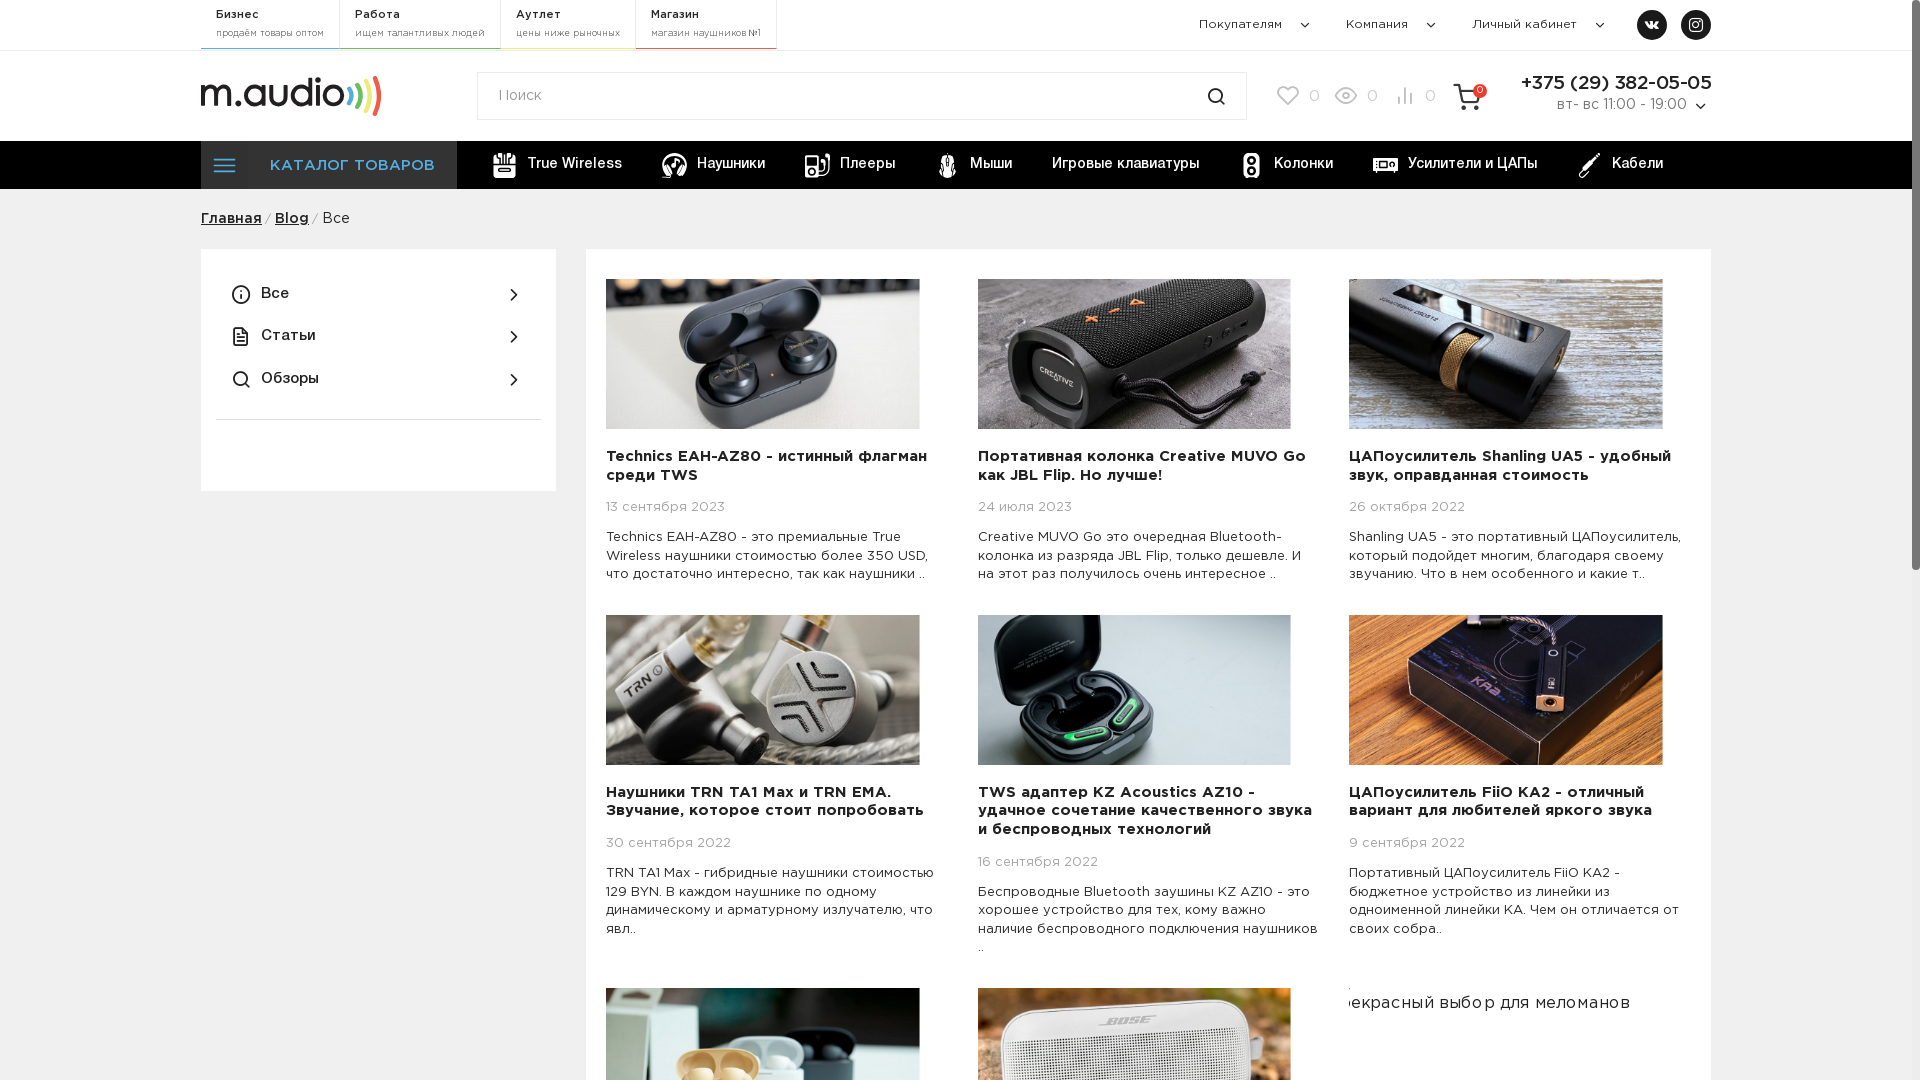 Image resolution: width=1920 pixels, height=1080 pixels. I want to click on '0', so click(1410, 96).